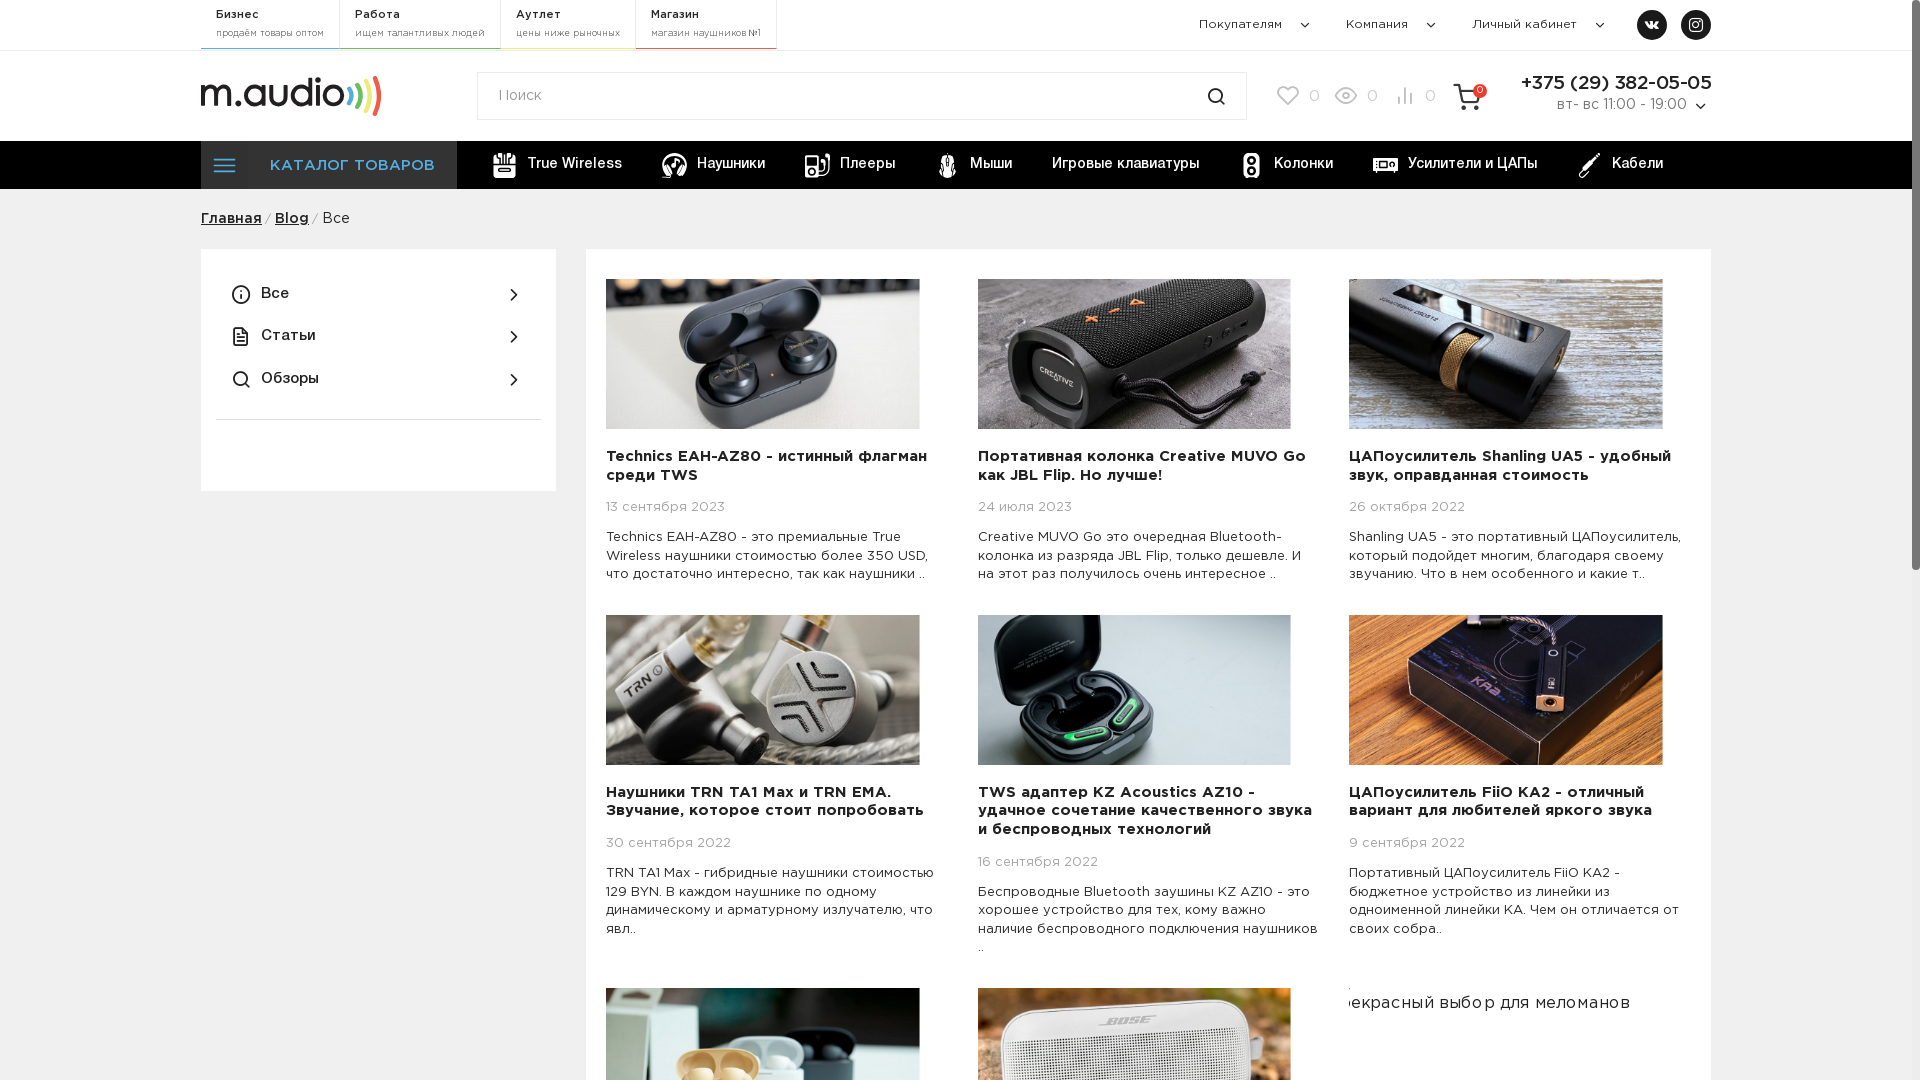 Image resolution: width=1920 pixels, height=1080 pixels. I want to click on '0', so click(1410, 96).